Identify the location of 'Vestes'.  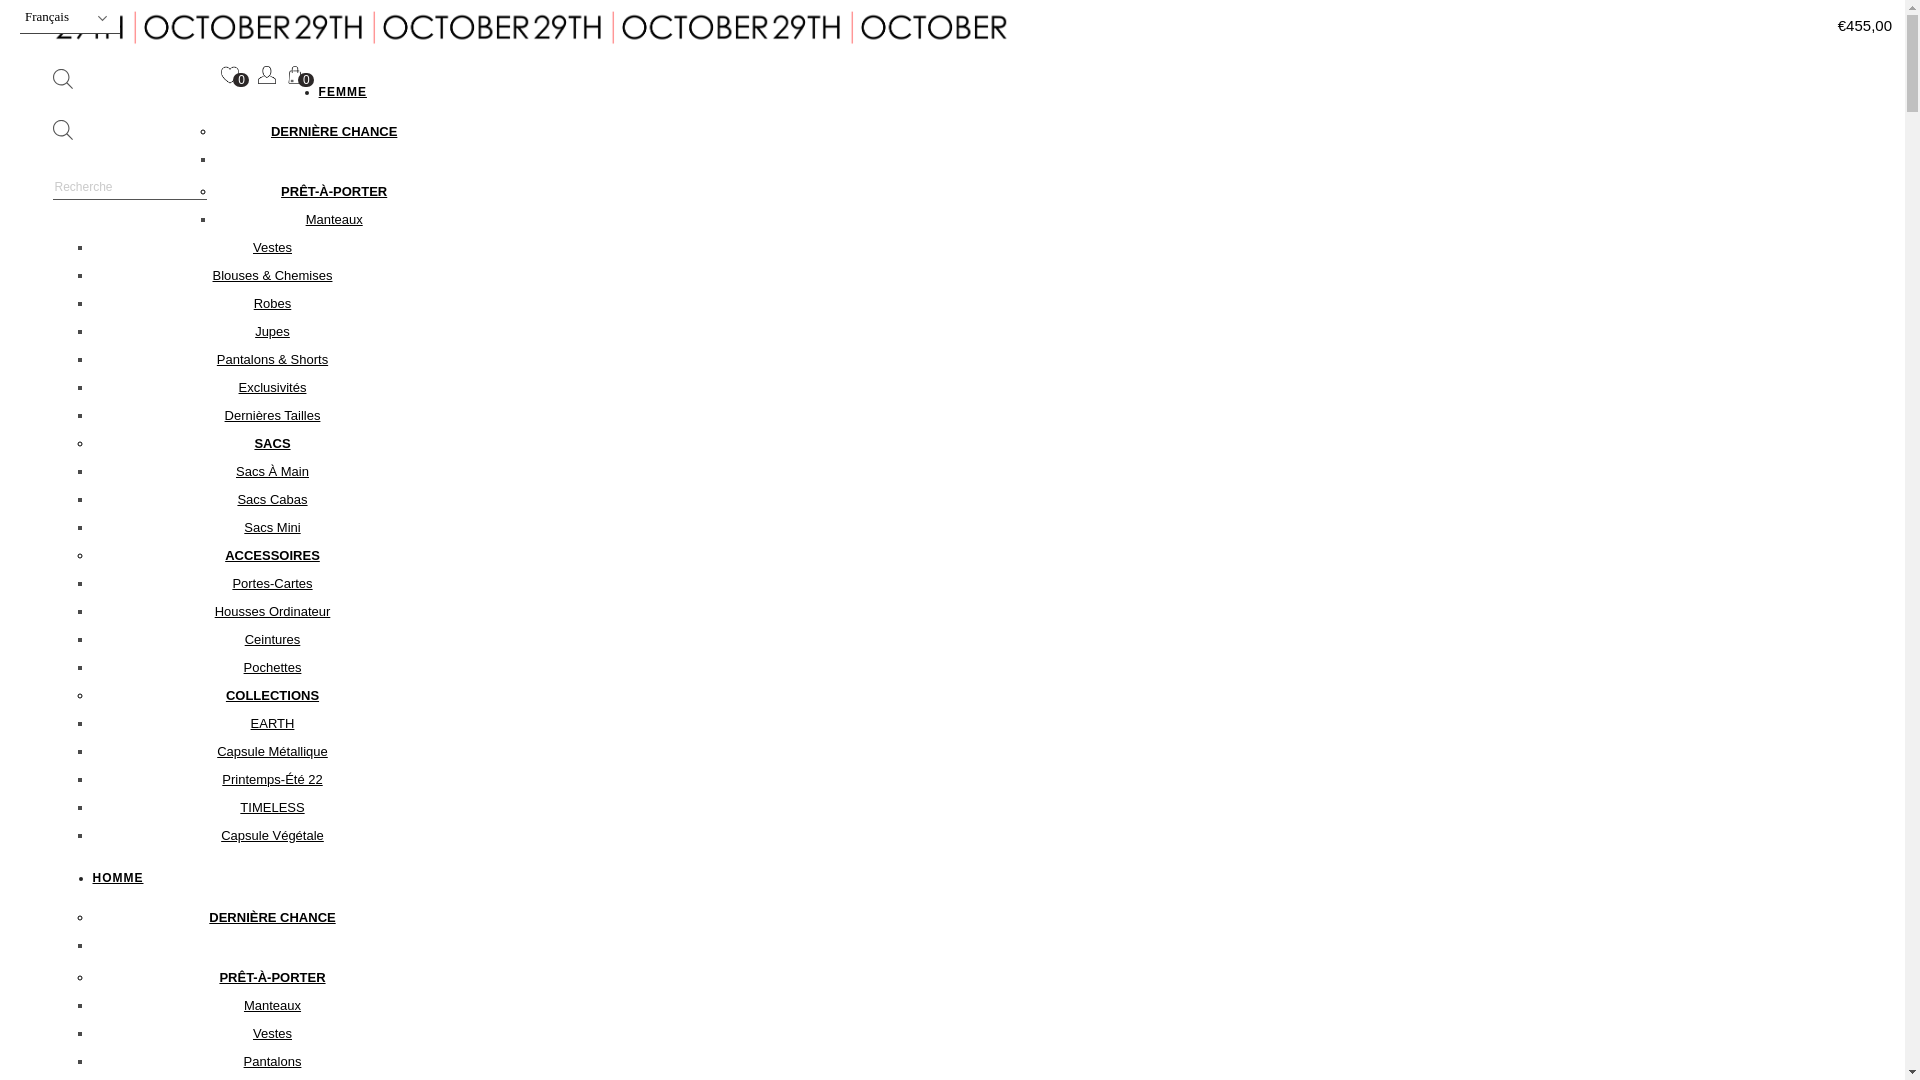
(271, 246).